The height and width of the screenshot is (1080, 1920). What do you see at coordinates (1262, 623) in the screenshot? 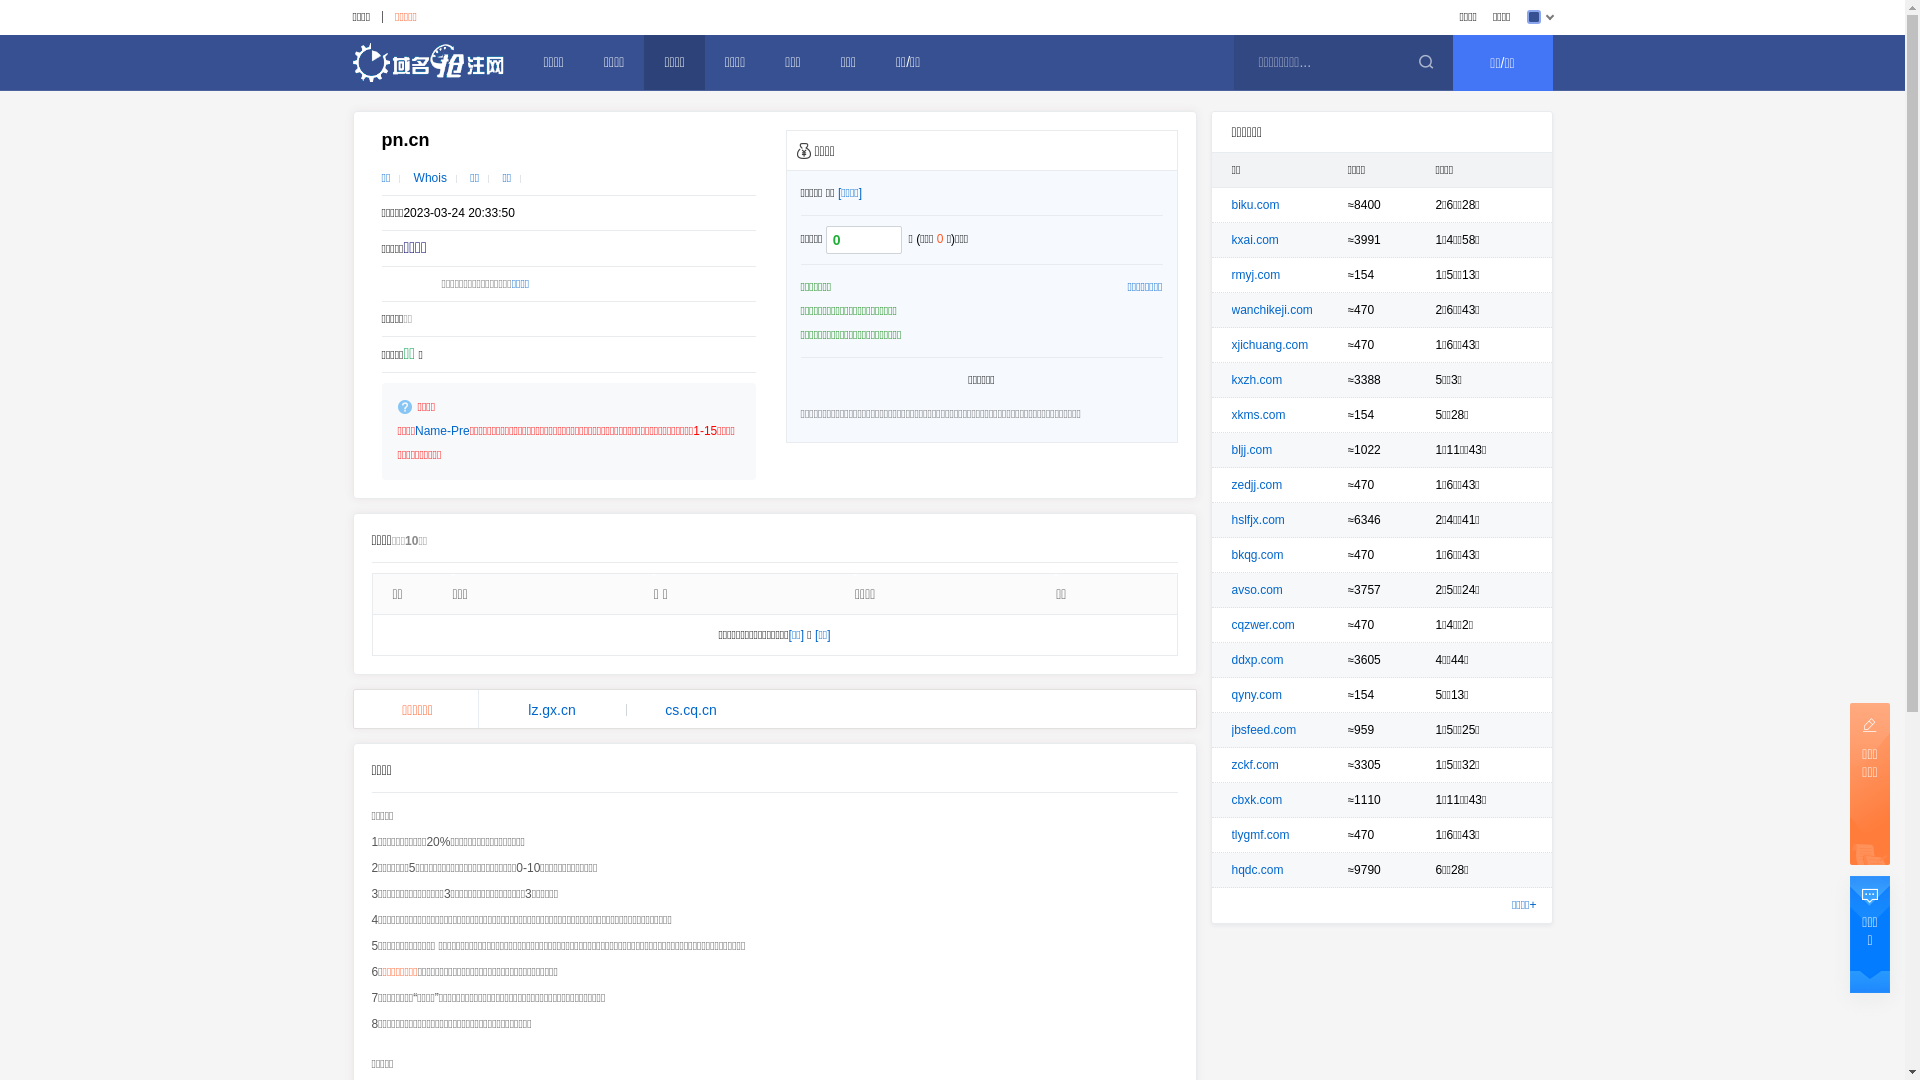
I see `'cqzwer.com'` at bounding box center [1262, 623].